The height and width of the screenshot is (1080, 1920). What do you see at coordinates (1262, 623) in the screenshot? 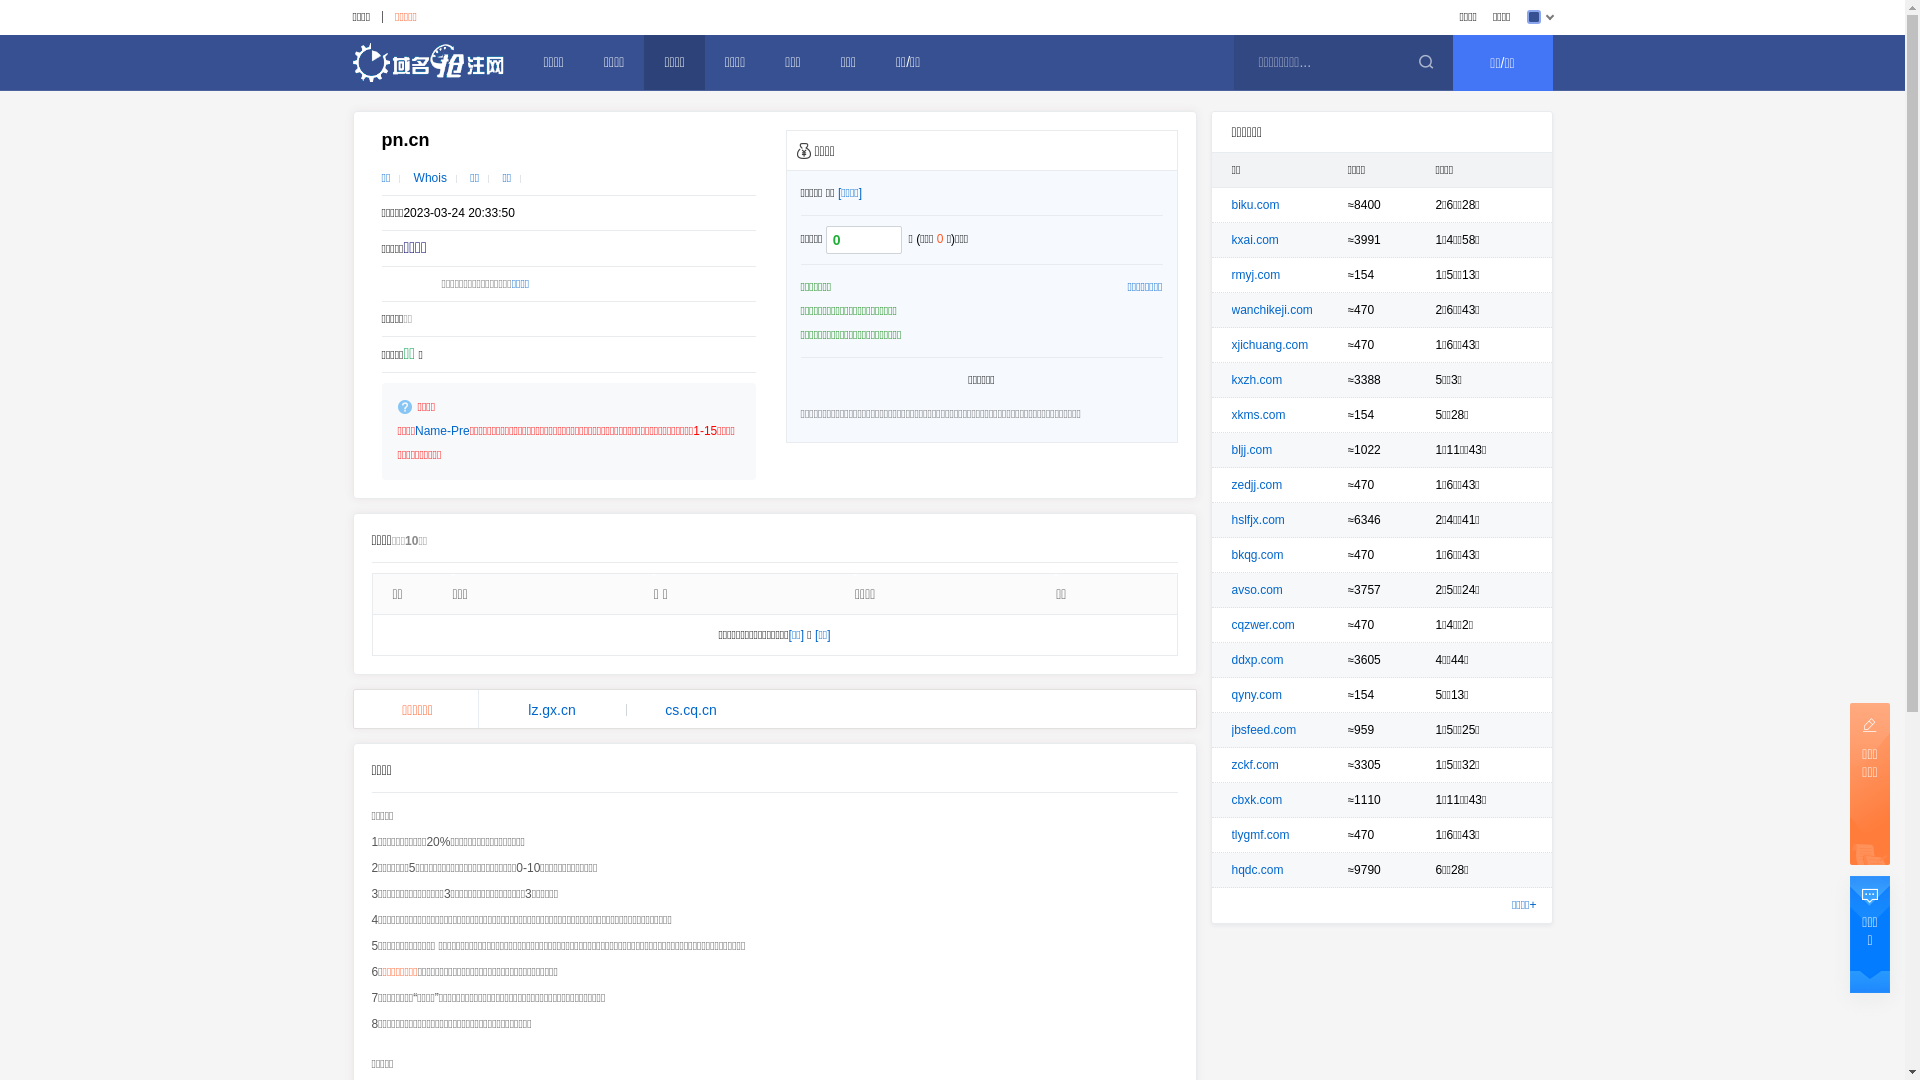
I see `'cqzwer.com'` at bounding box center [1262, 623].